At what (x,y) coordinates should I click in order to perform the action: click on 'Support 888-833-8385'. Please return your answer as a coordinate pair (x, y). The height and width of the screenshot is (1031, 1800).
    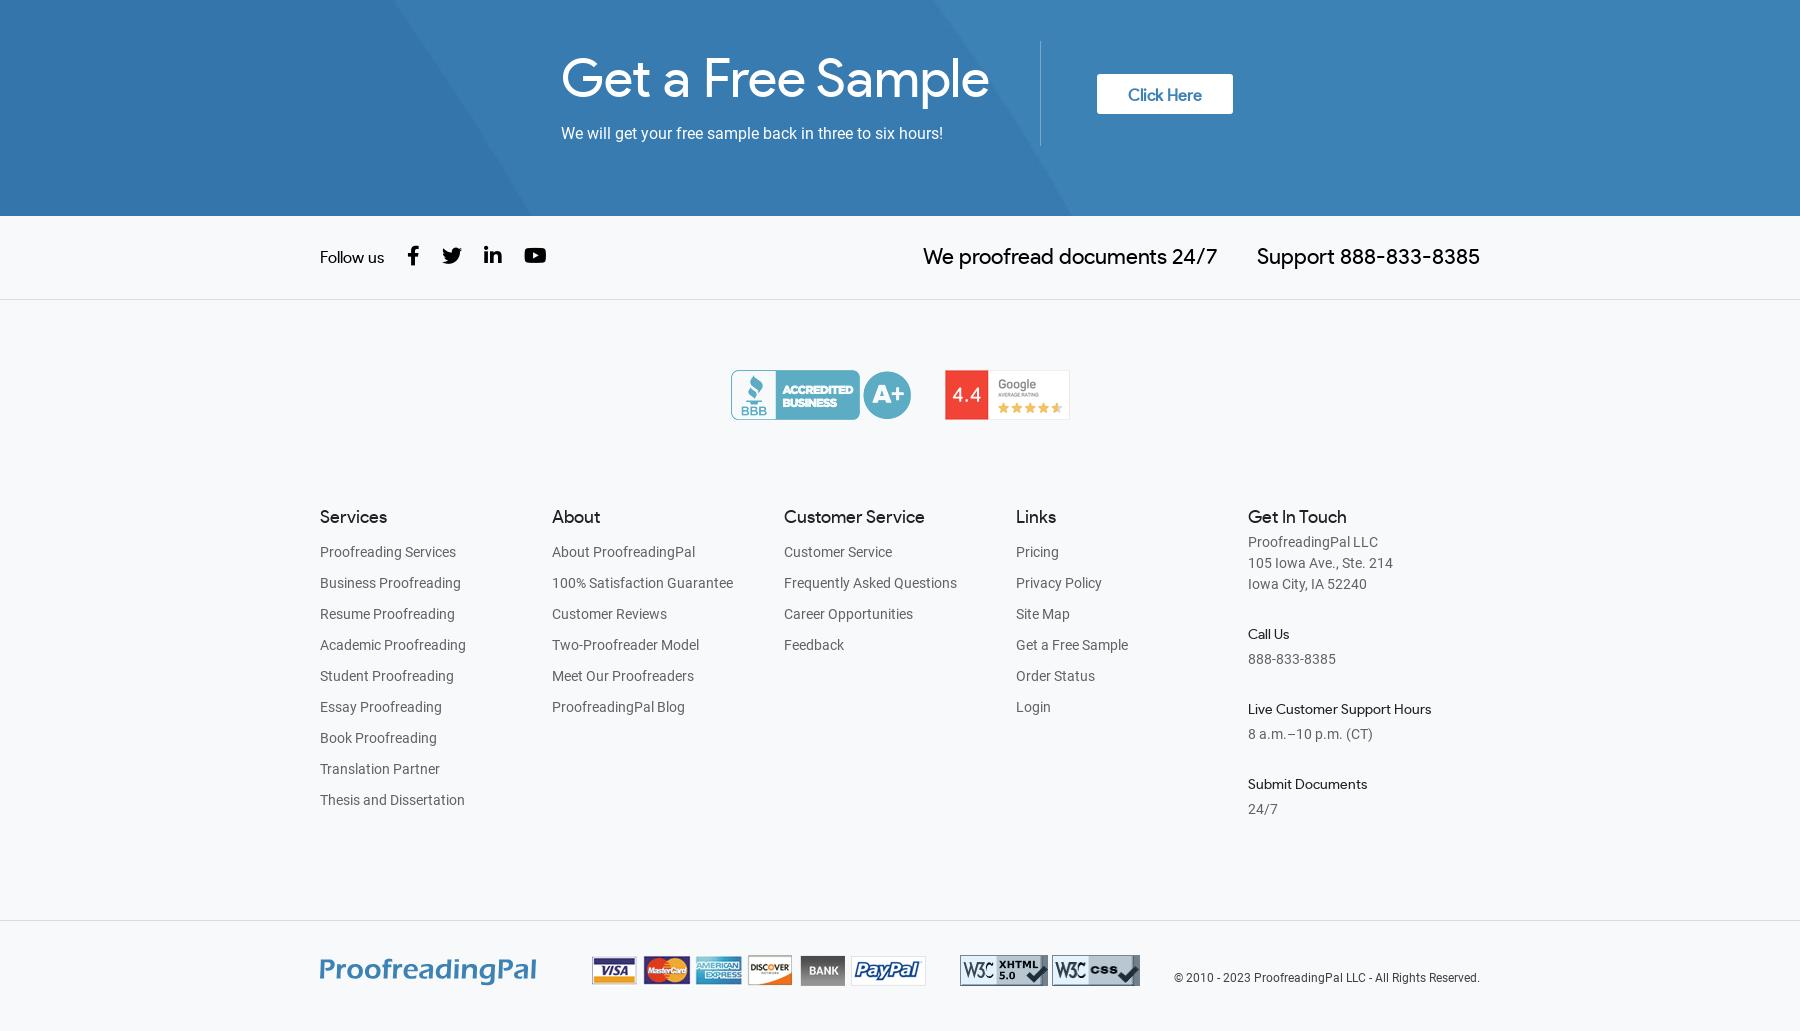
    Looking at the image, I should click on (1252, 257).